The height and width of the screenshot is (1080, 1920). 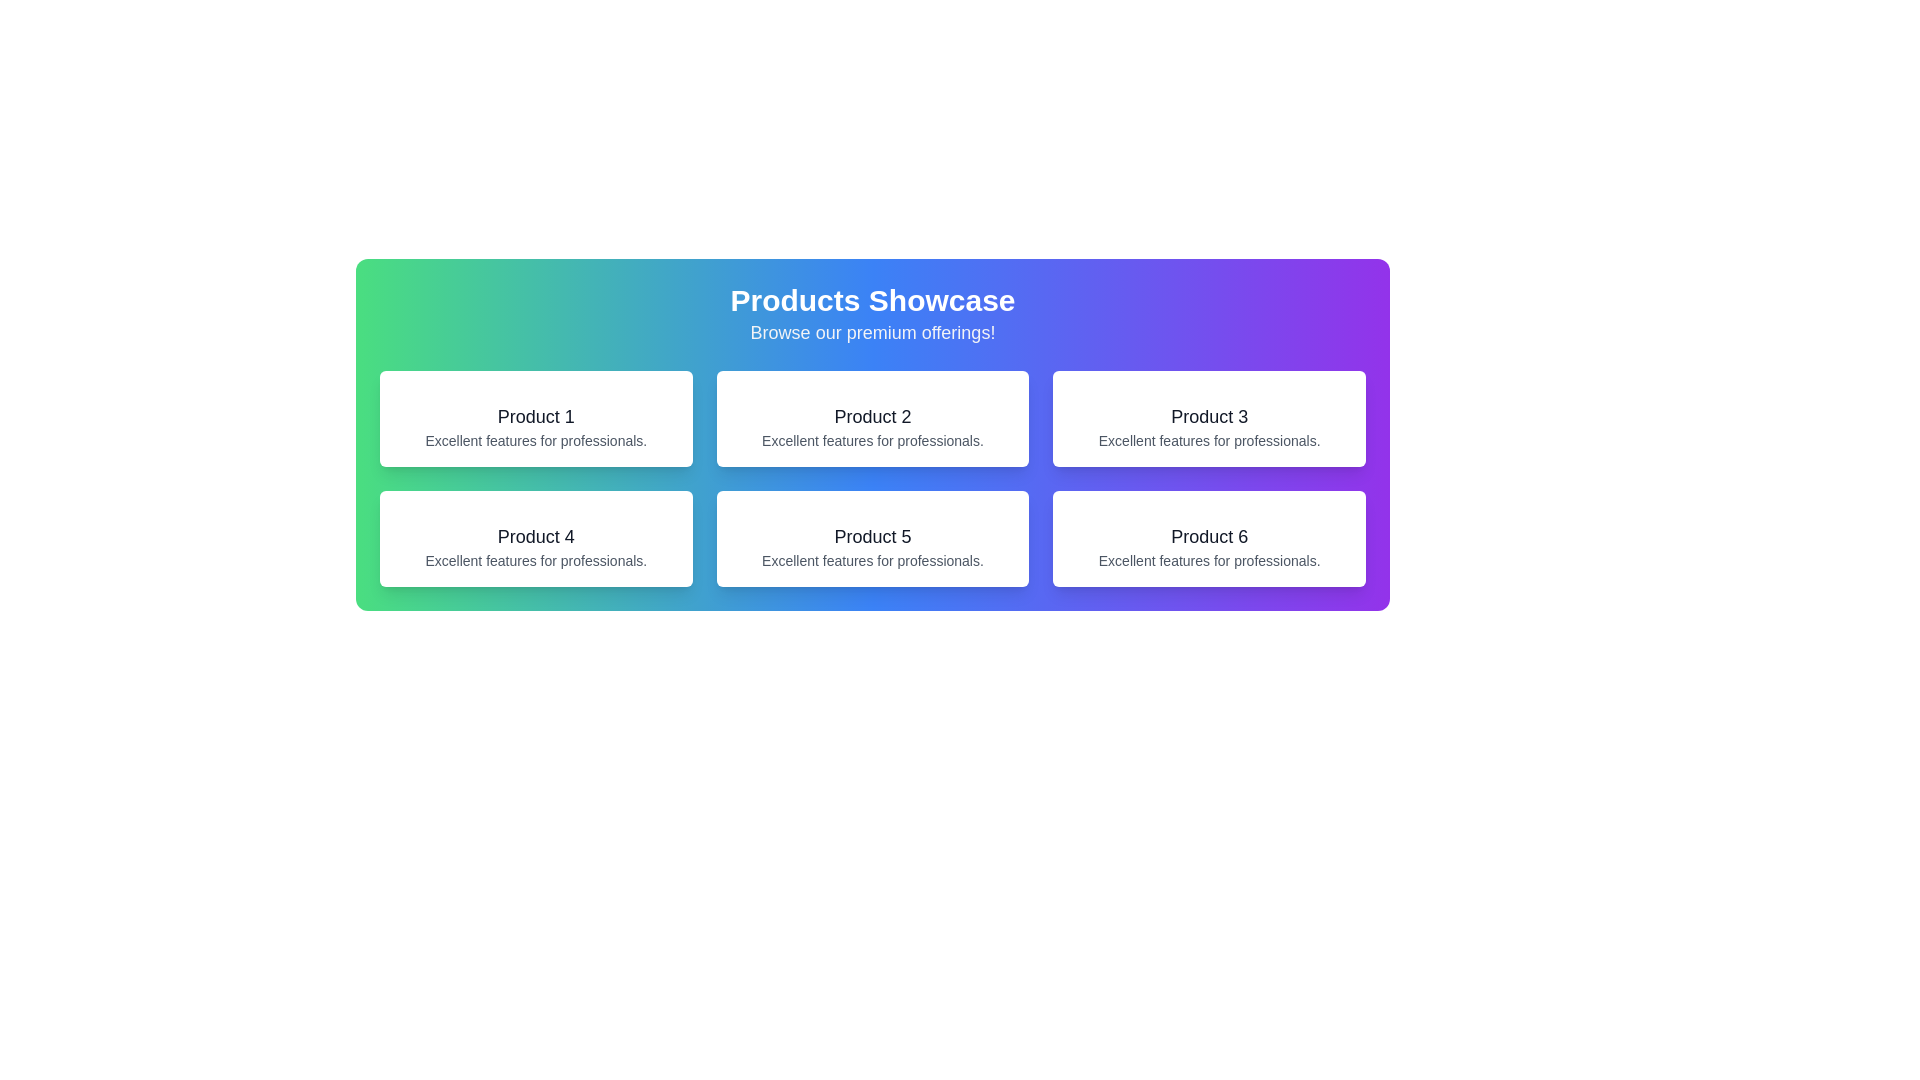 I want to click on the Card displaying information about 'Product 6', which is the last item in the second row of a grid layout, so click(x=1208, y=538).